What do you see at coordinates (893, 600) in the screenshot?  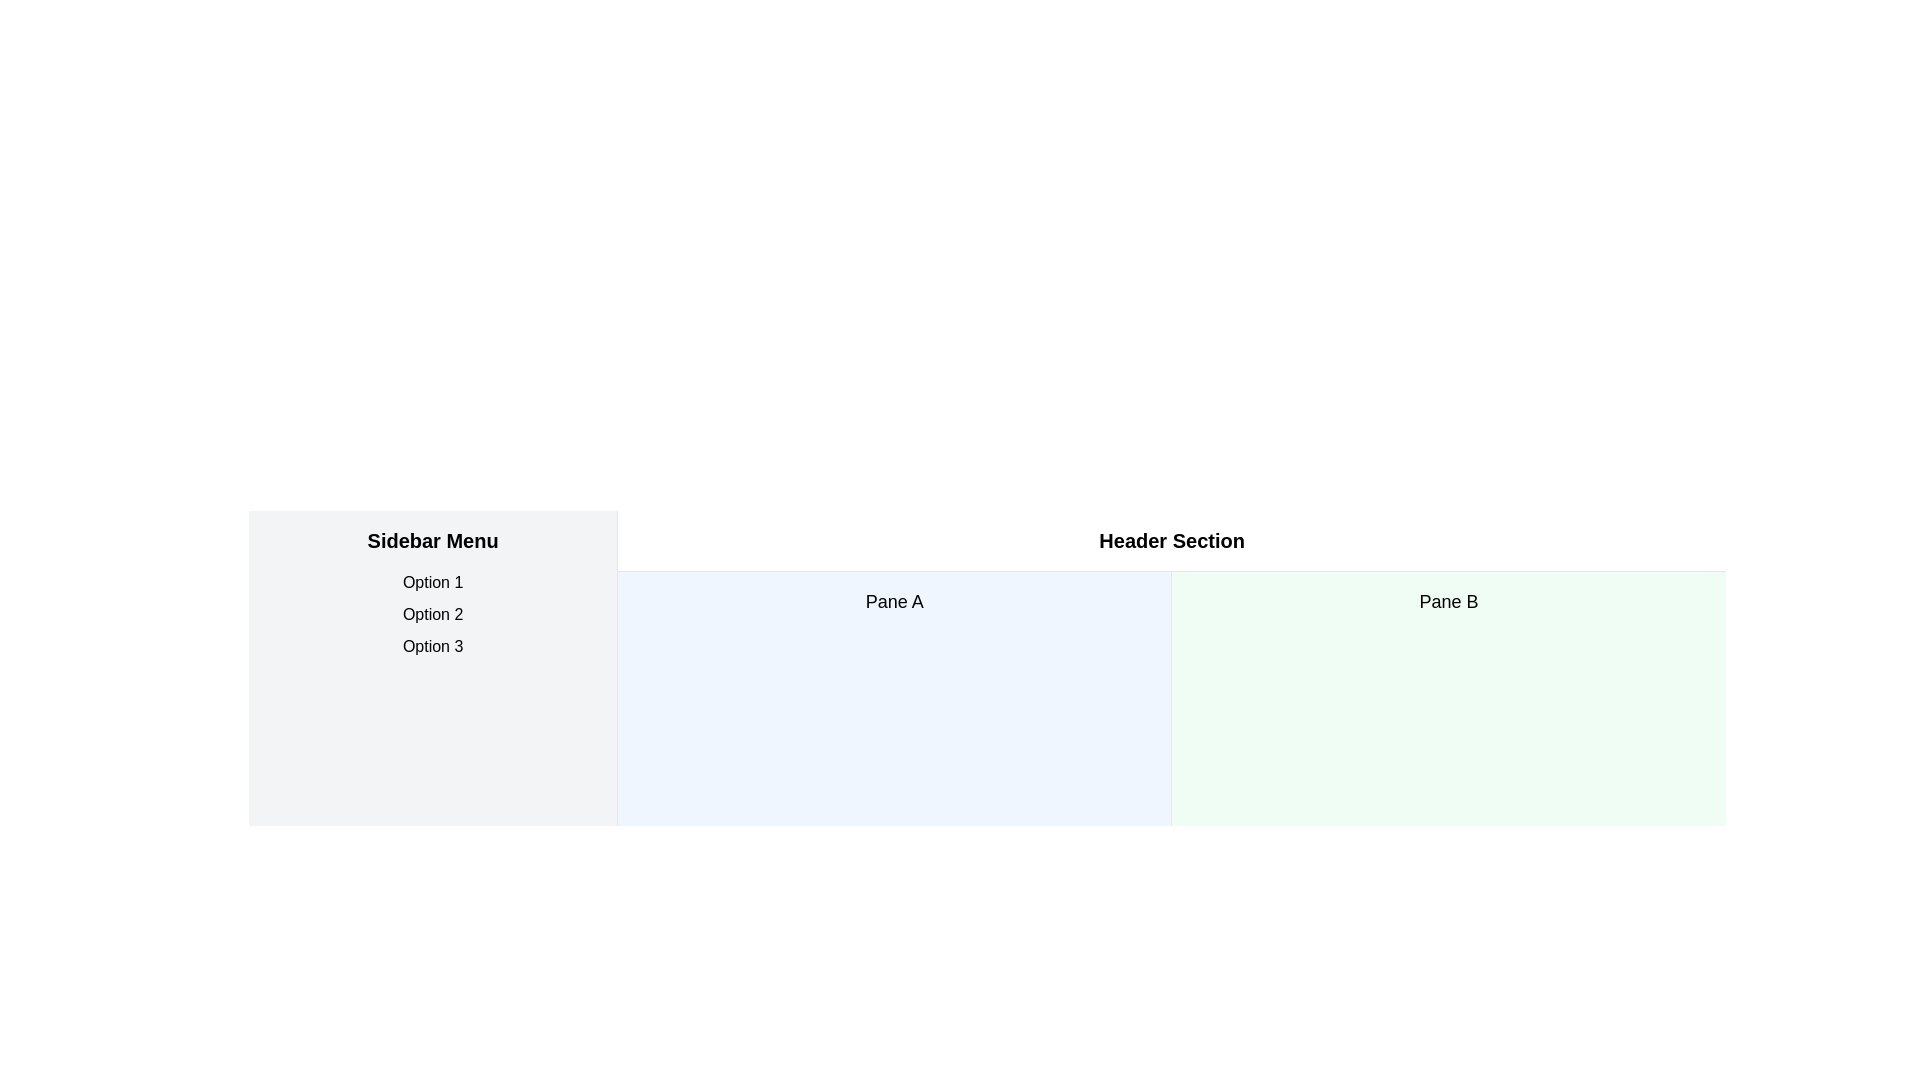 I see `the Text Label that serves as a heading for the 'Pane A' section, located at the top of the left pane` at bounding box center [893, 600].